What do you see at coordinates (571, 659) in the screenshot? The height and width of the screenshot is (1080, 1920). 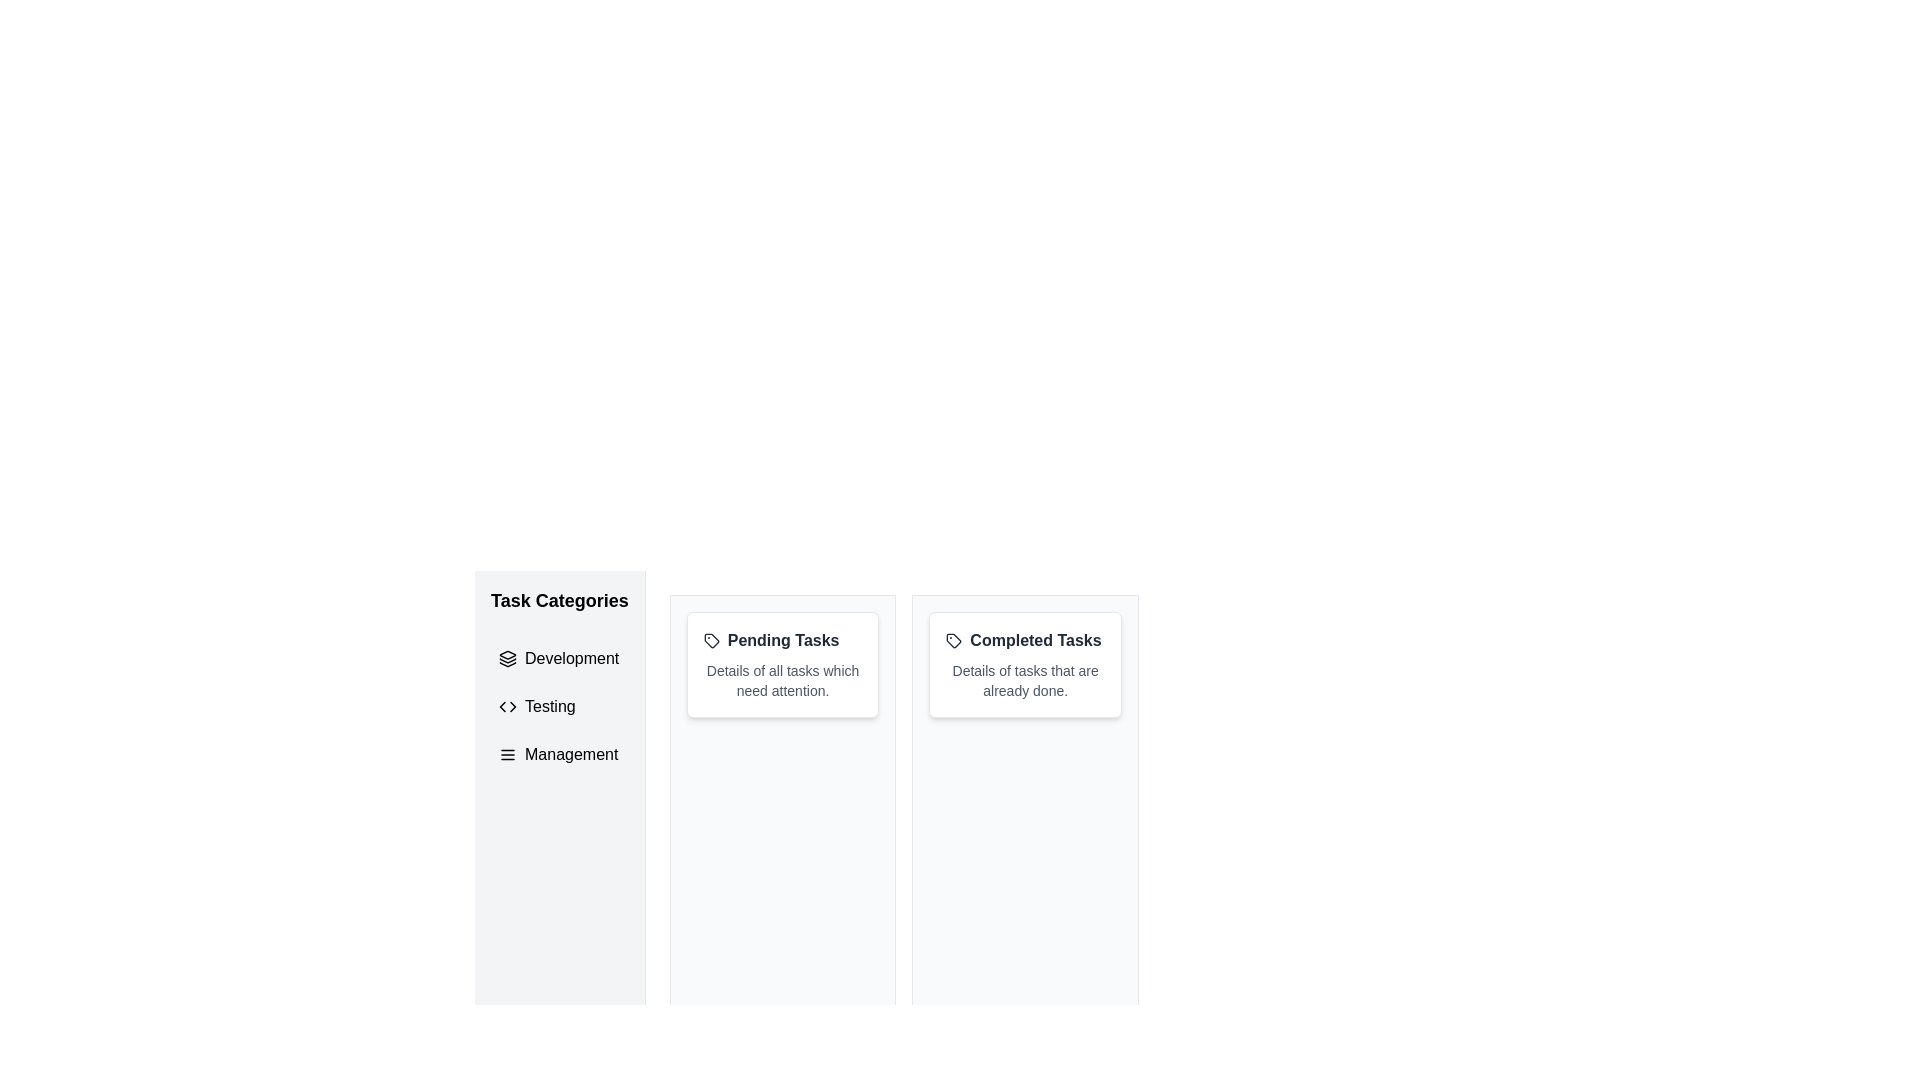 I see `the 'Development' text label in the task categories navigation list` at bounding box center [571, 659].